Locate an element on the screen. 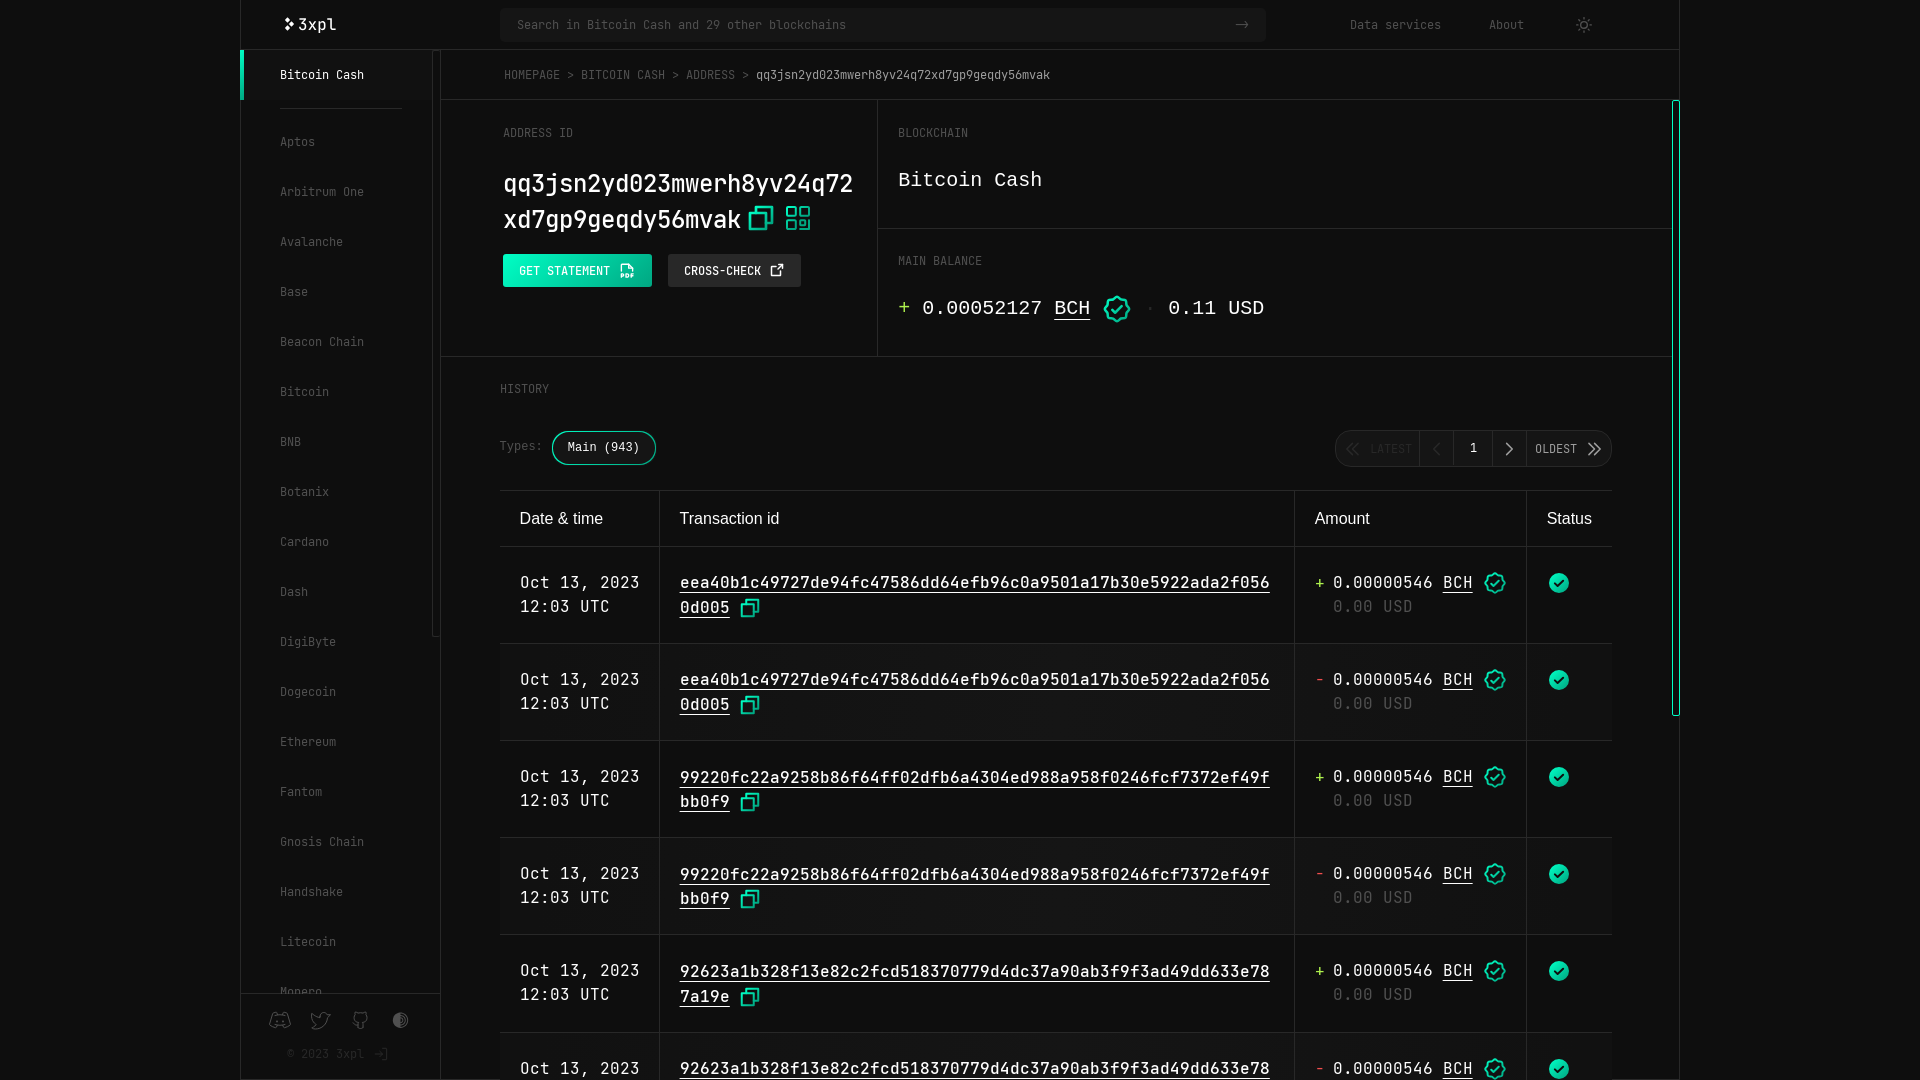 This screenshot has width=1920, height=1080. 'DigiByte' is located at coordinates (336, 641).